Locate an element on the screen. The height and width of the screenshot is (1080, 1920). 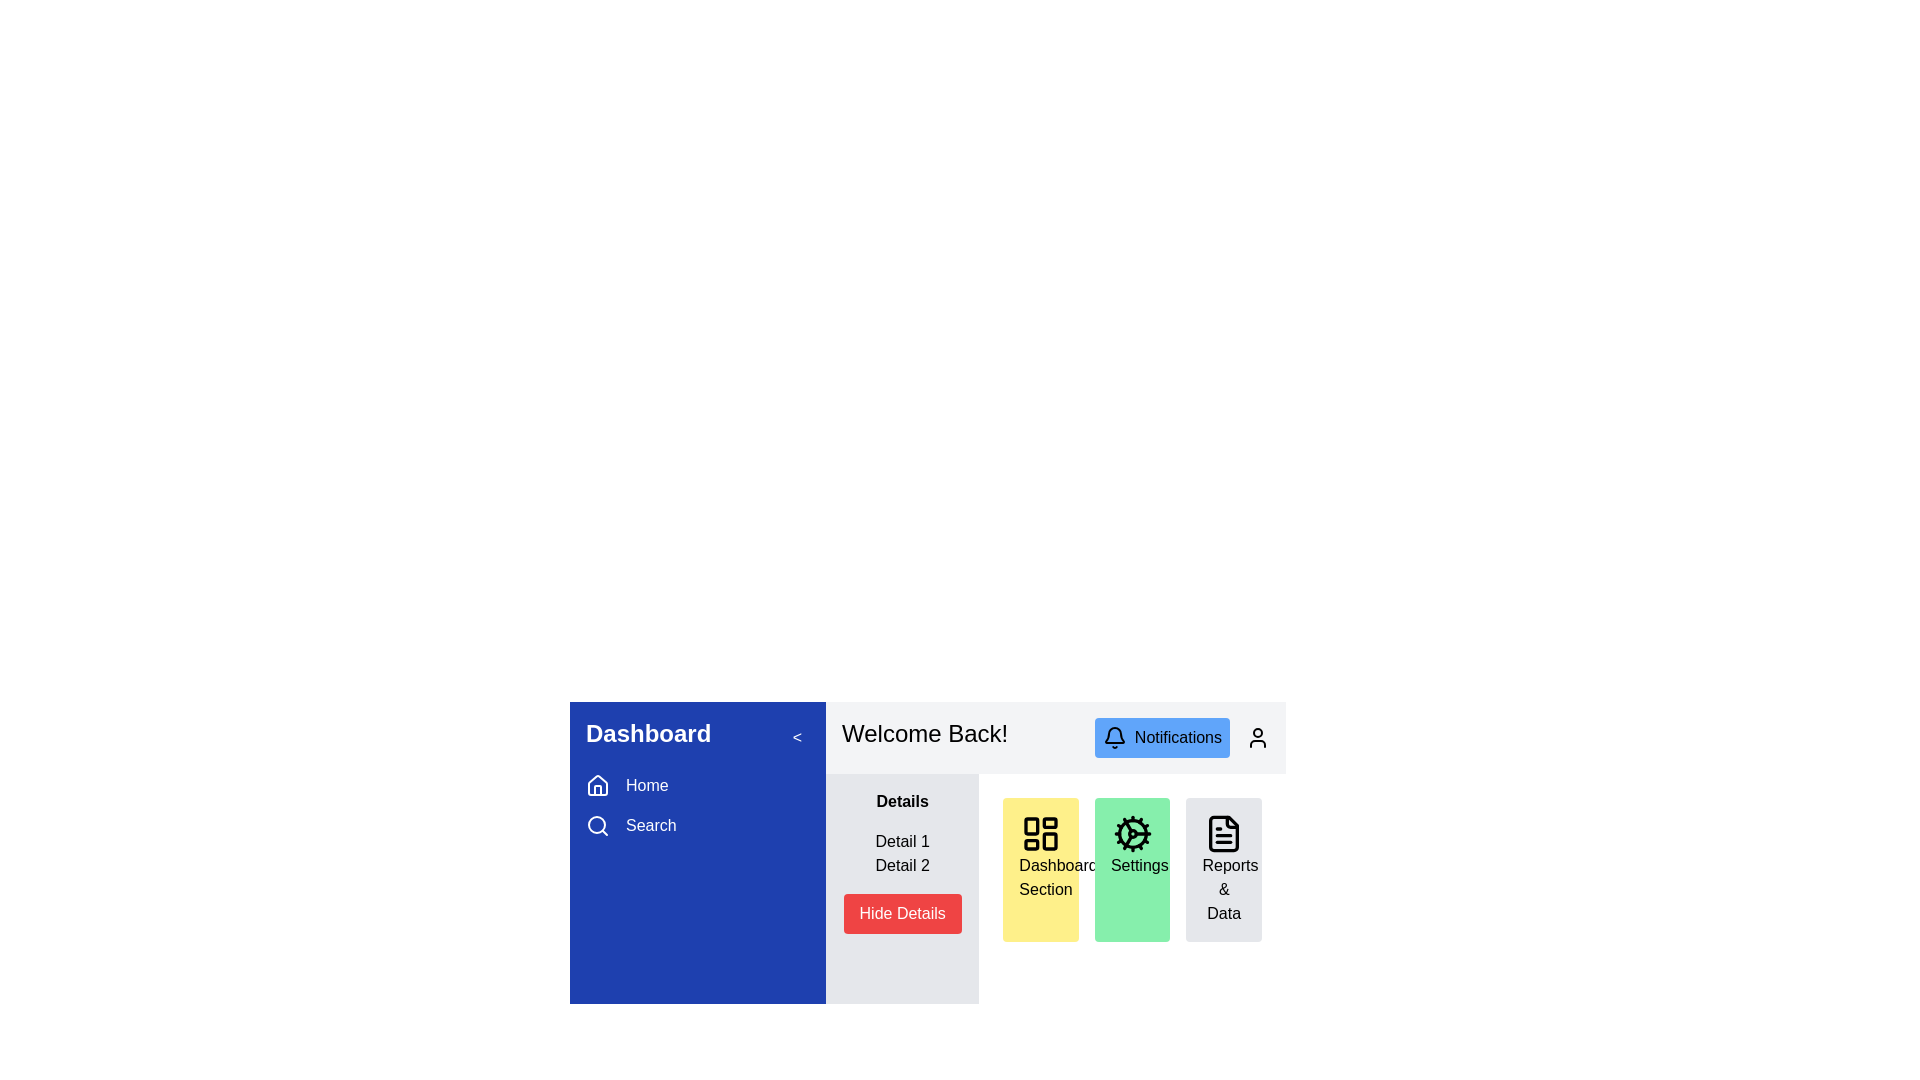
the graphical component within the 'Dashboard Section' icon, located in the lower-right portion of the yellow square area is located at coordinates (1049, 841).